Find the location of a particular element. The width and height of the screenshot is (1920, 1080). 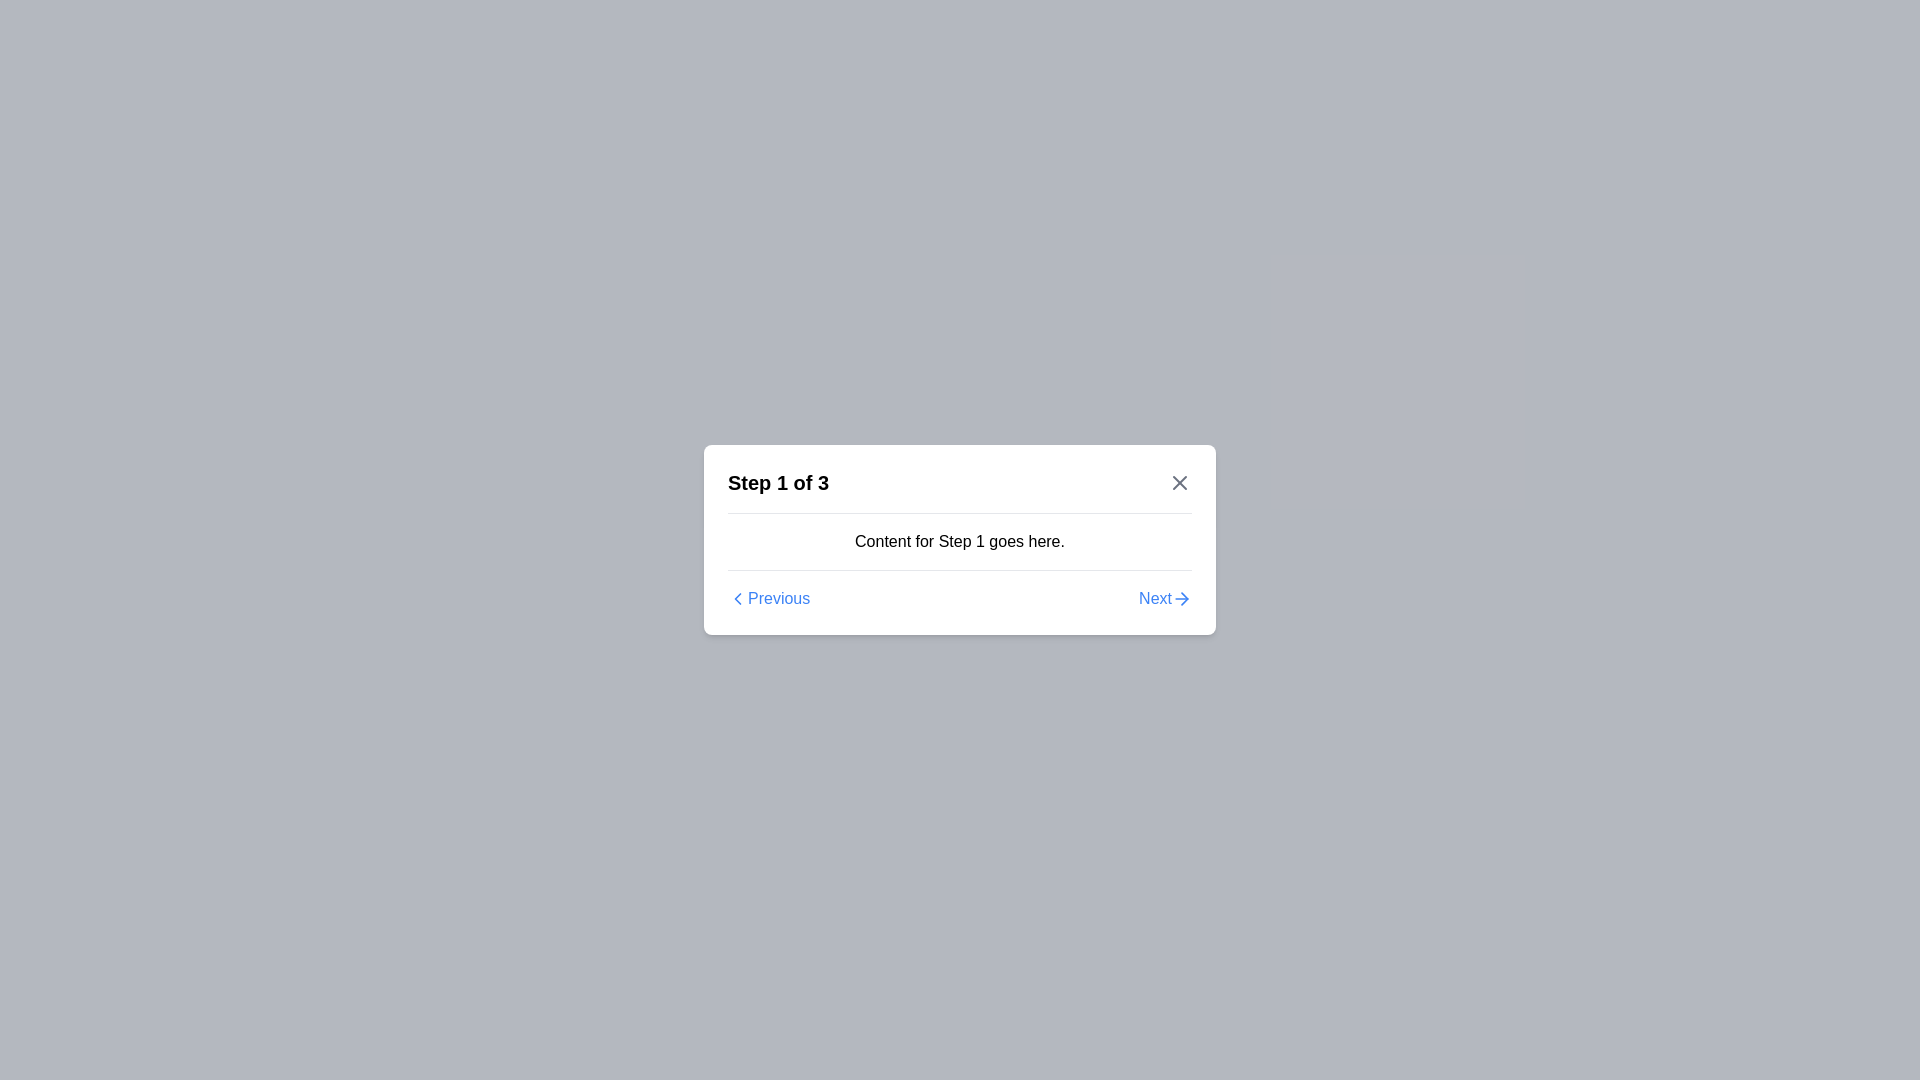

the 'X' close icon located at the top right corner of the modal dialog is located at coordinates (1180, 482).